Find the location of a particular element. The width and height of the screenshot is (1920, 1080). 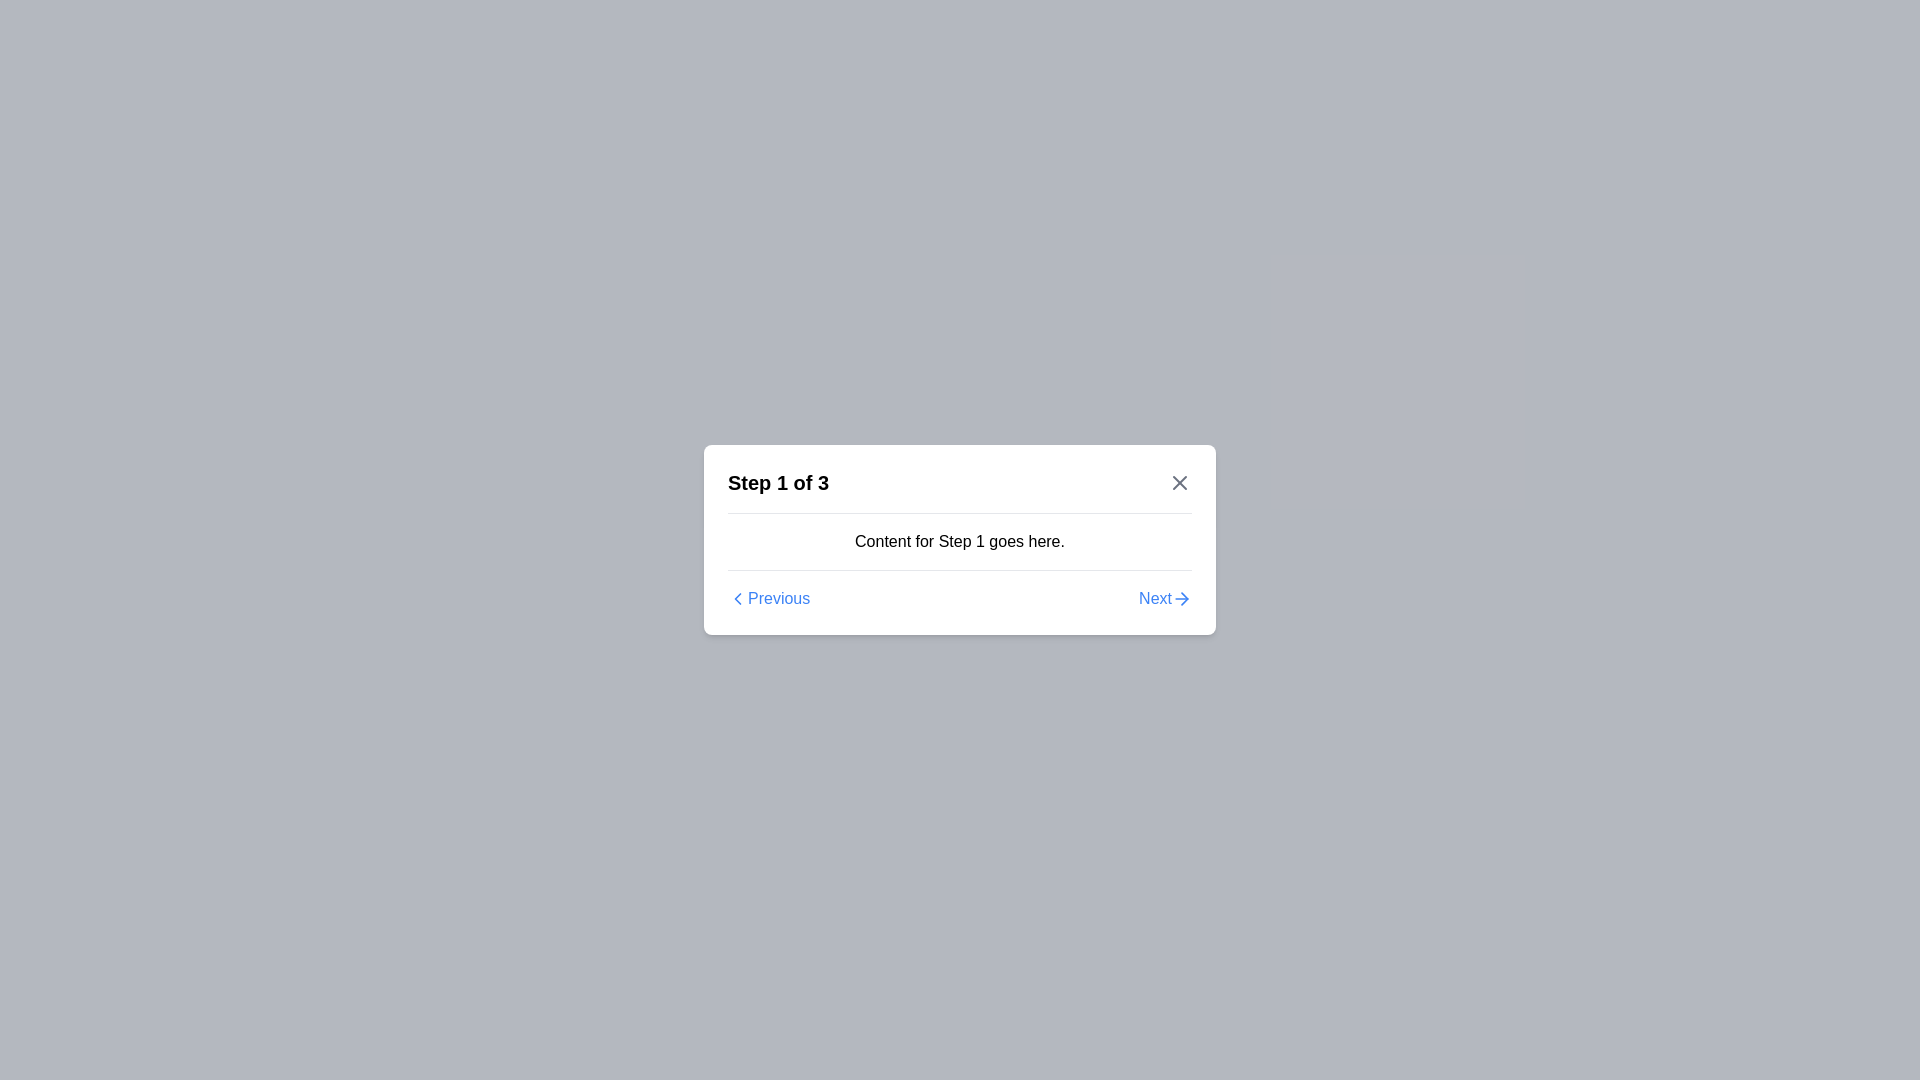

the 'X' close icon located at the top right corner of the modal dialog is located at coordinates (1180, 482).